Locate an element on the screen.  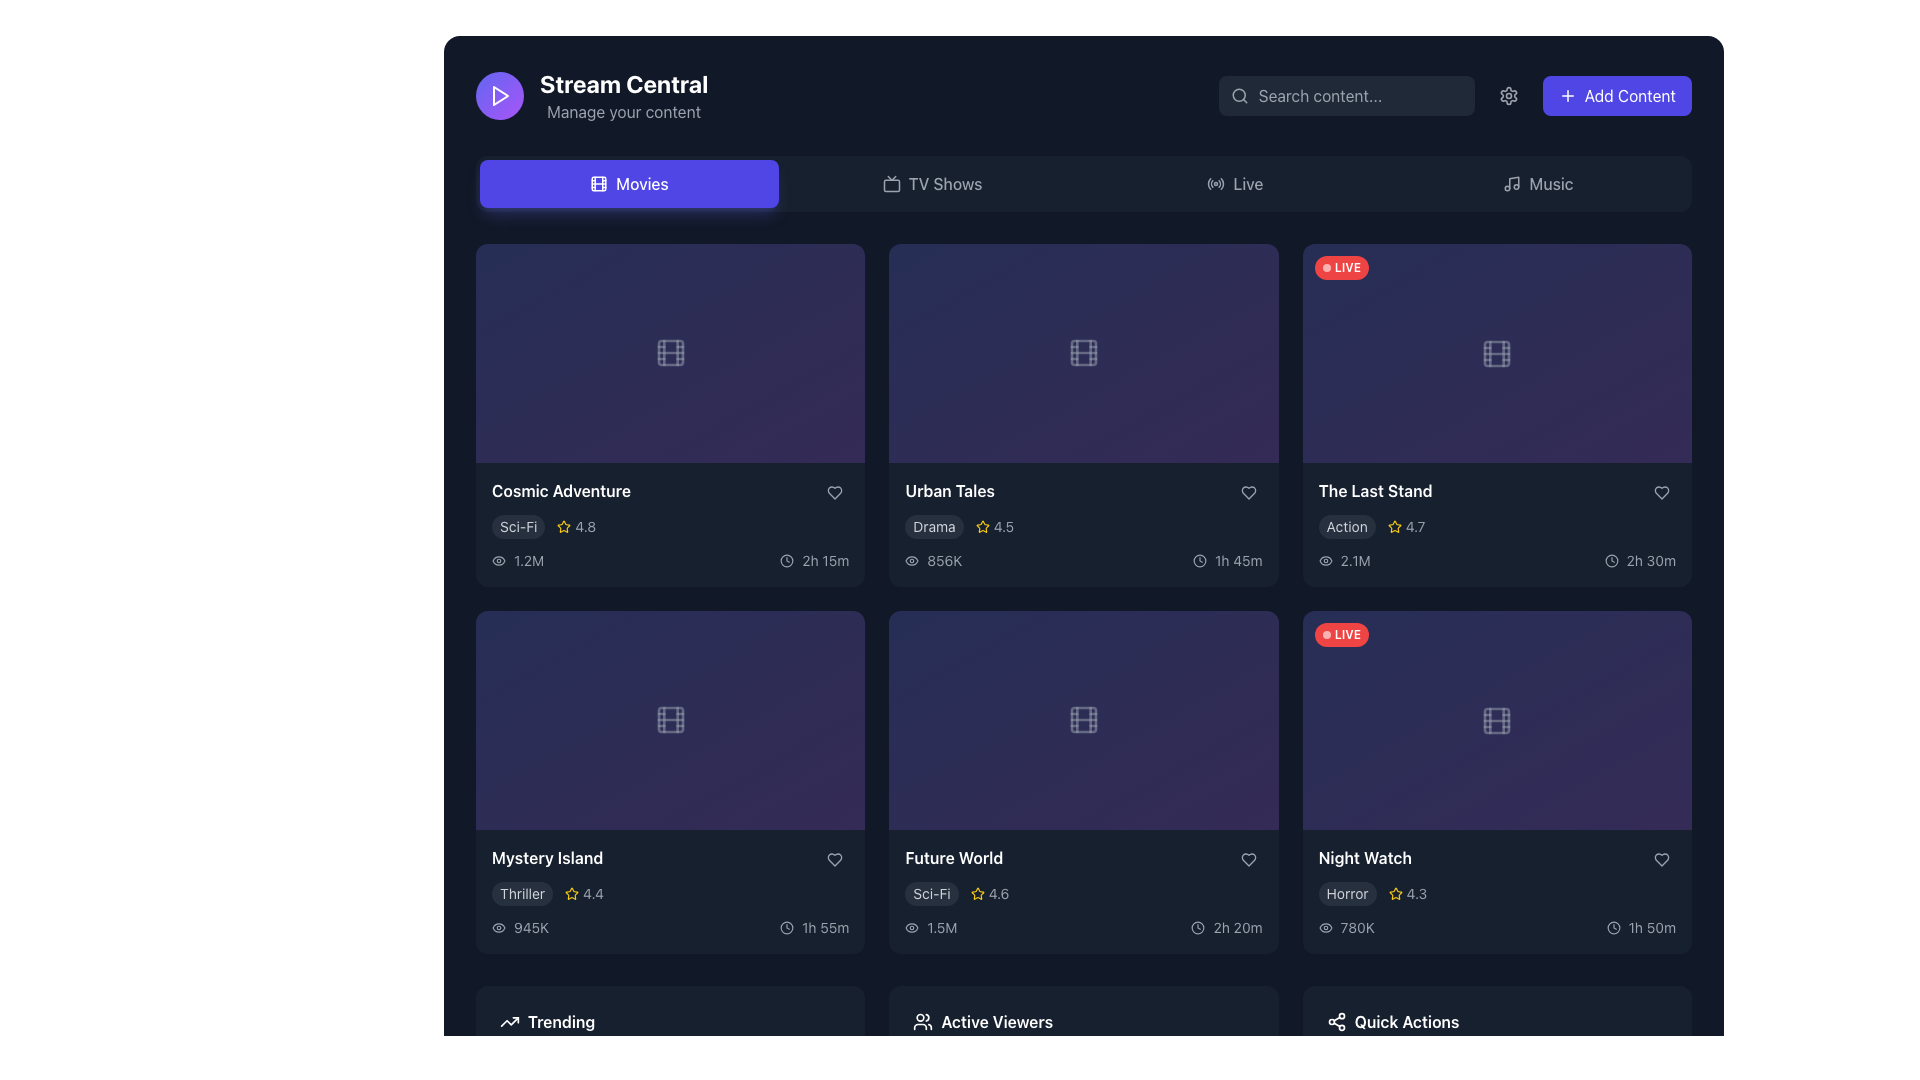
the search input field located in the header, which has a placeholder text 'Search content...' and is styled with a dark background and light-colored text is located at coordinates (1346, 96).